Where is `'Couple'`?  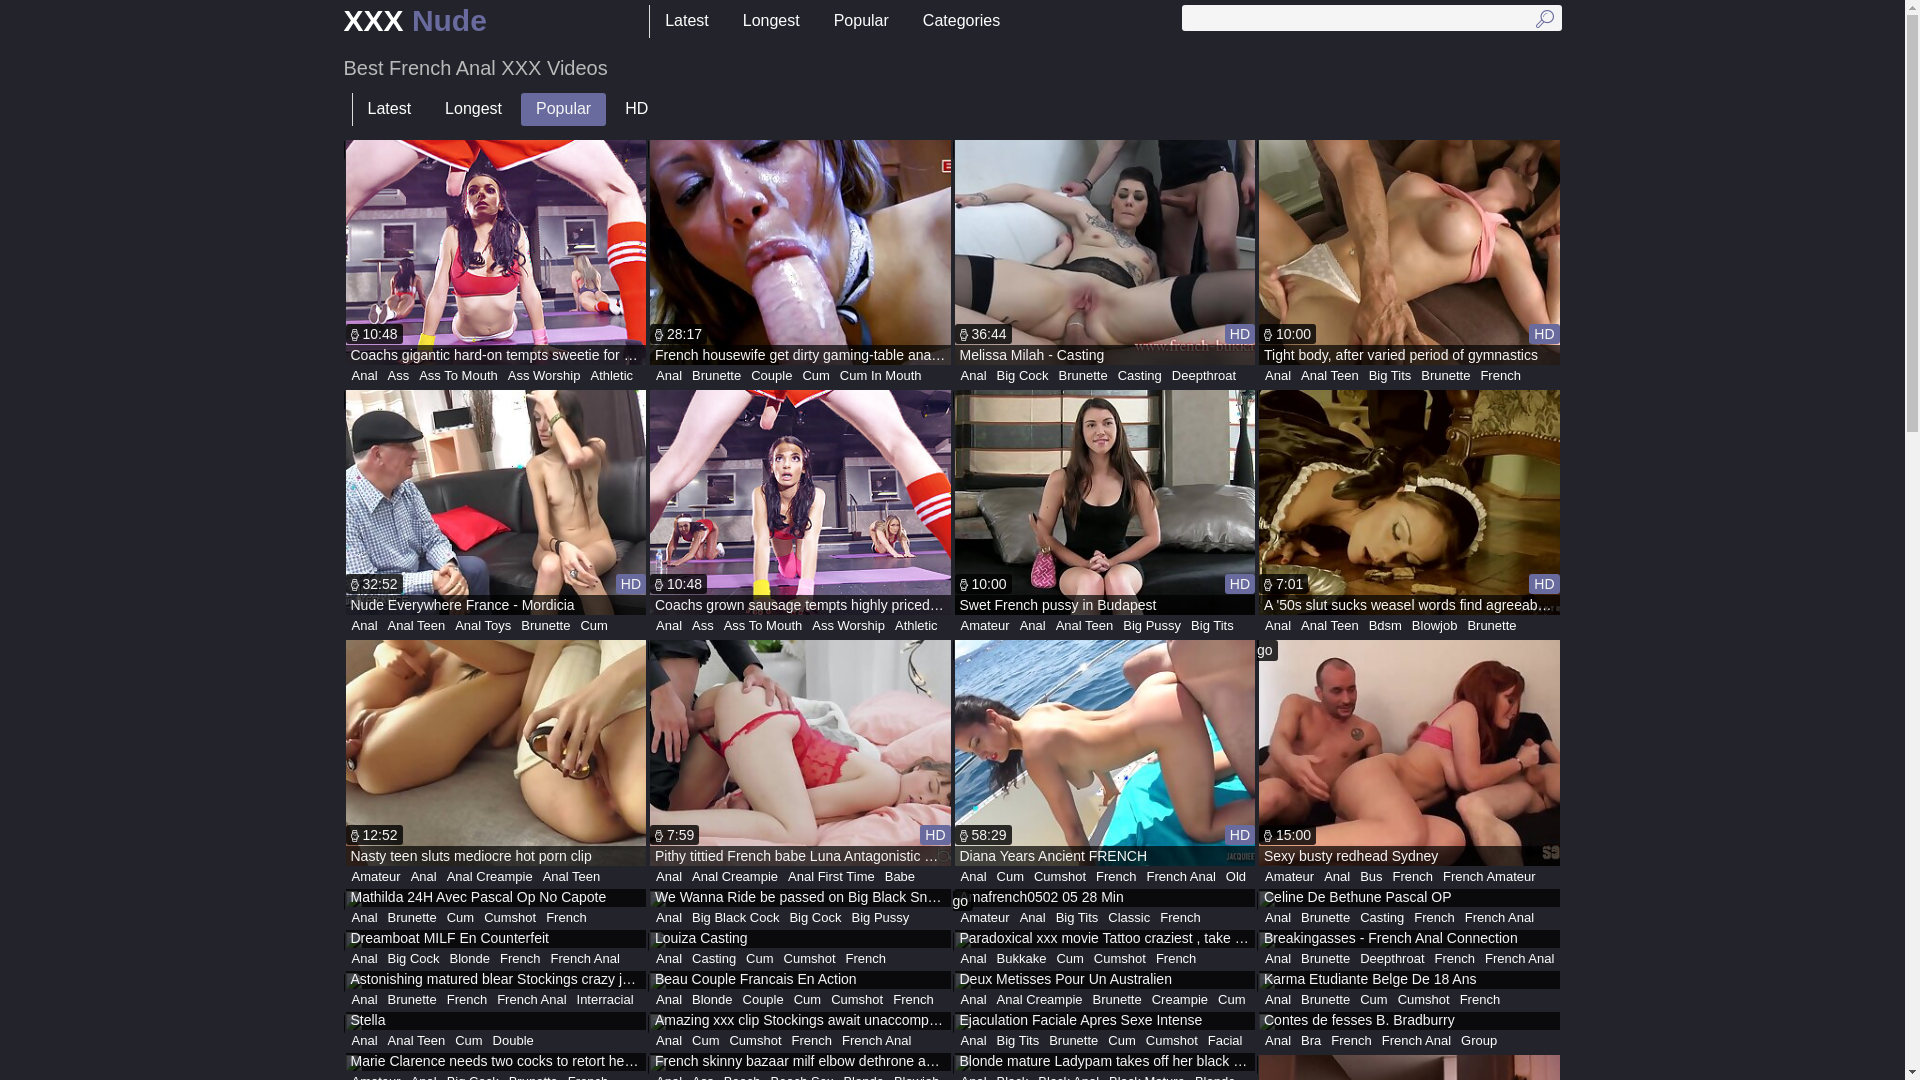
'Couple' is located at coordinates (770, 375).